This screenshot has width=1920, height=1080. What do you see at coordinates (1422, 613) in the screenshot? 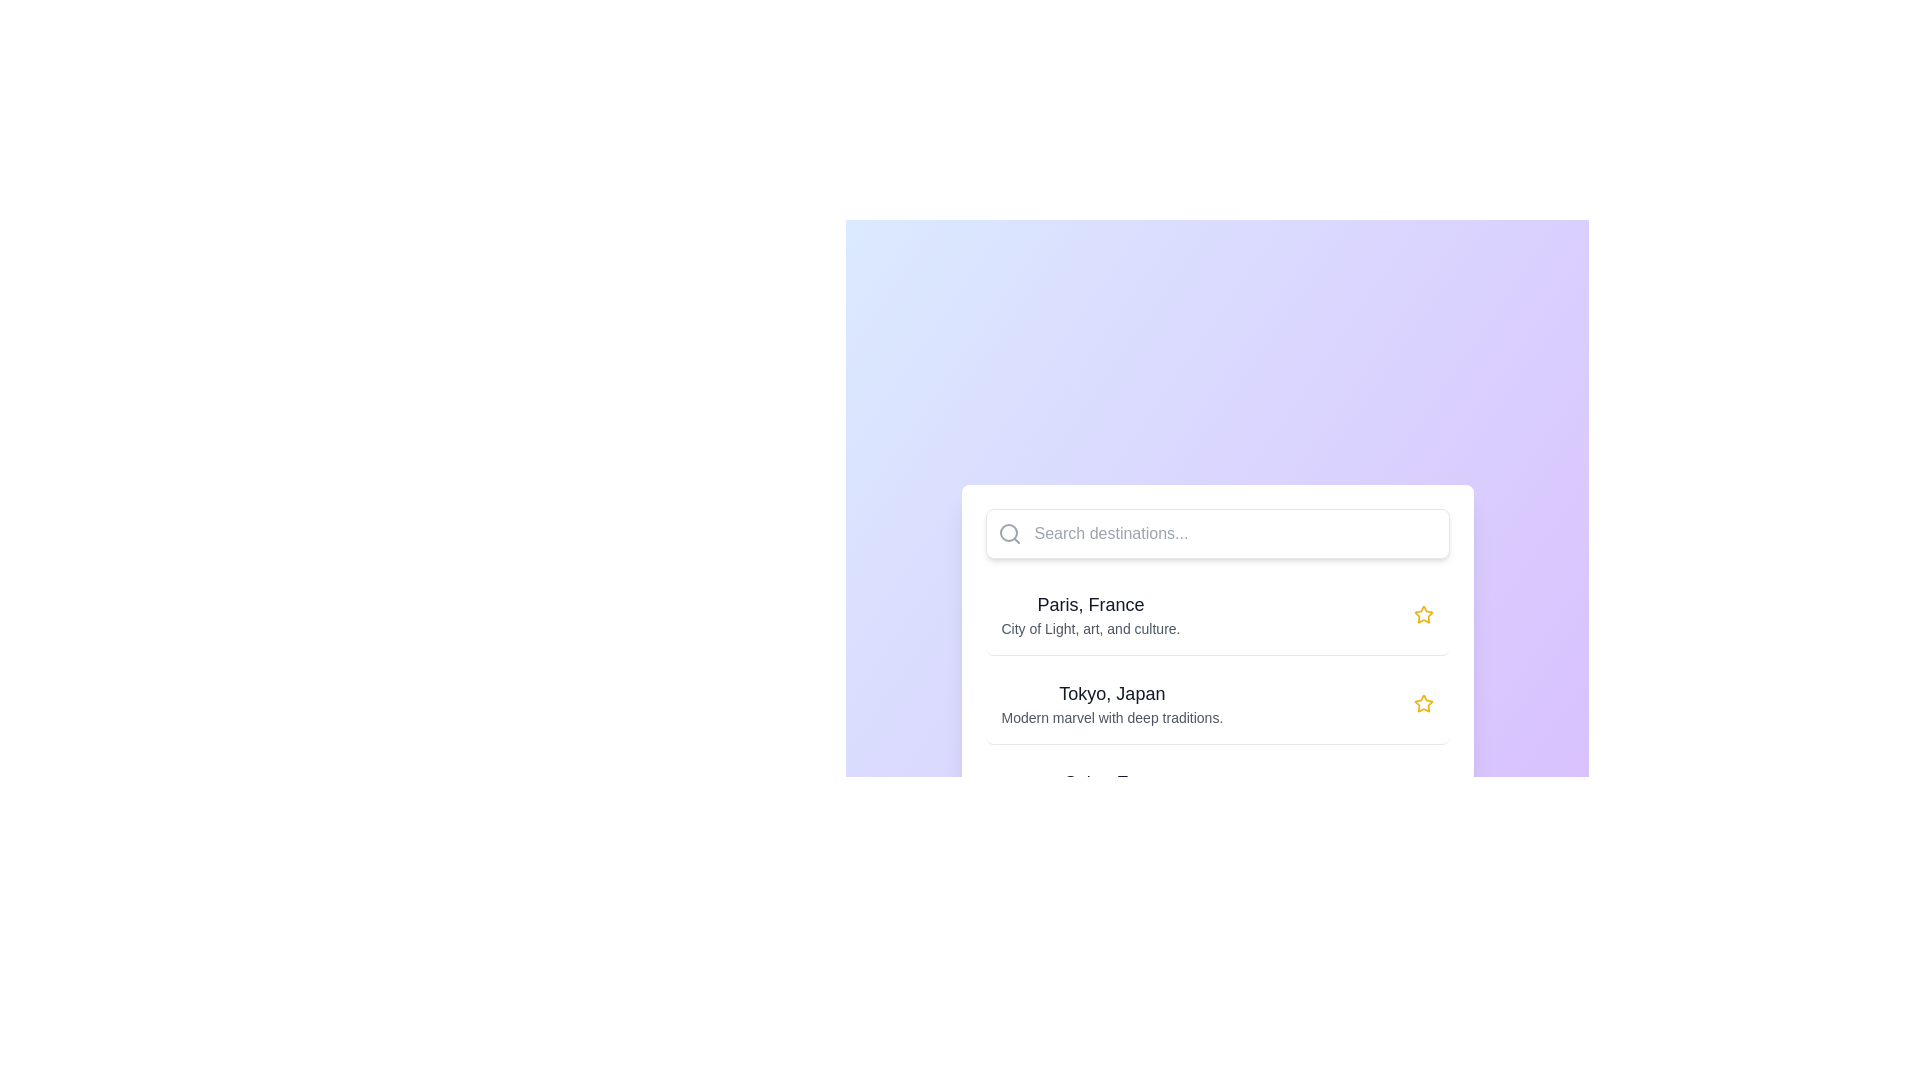
I see `the button in the top-right corner of the 'Paris, France' box` at bounding box center [1422, 613].